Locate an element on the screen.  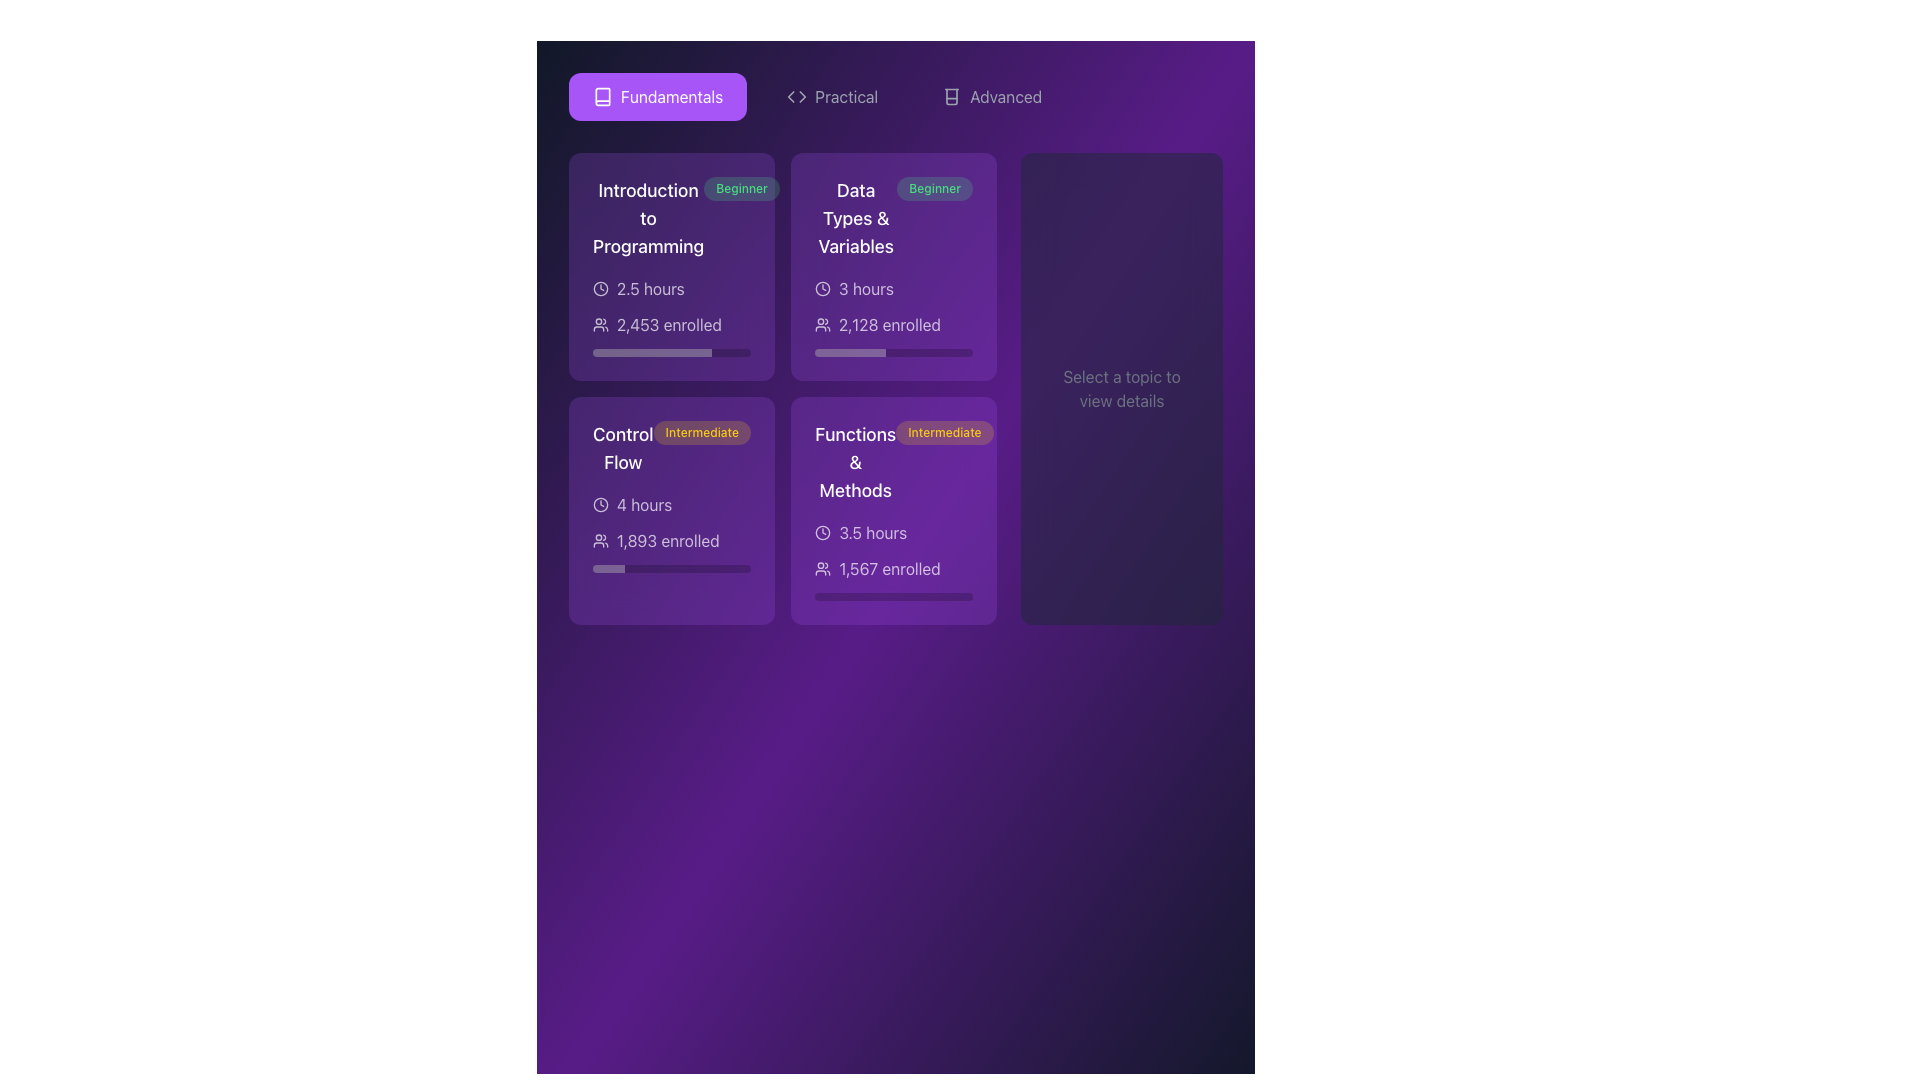
the 'Beginner' badge styled with a rounded shape and green text, located to the right of the 'Data Types & Variables' heading inside a card in the top-center region of the interface is located at coordinates (934, 189).